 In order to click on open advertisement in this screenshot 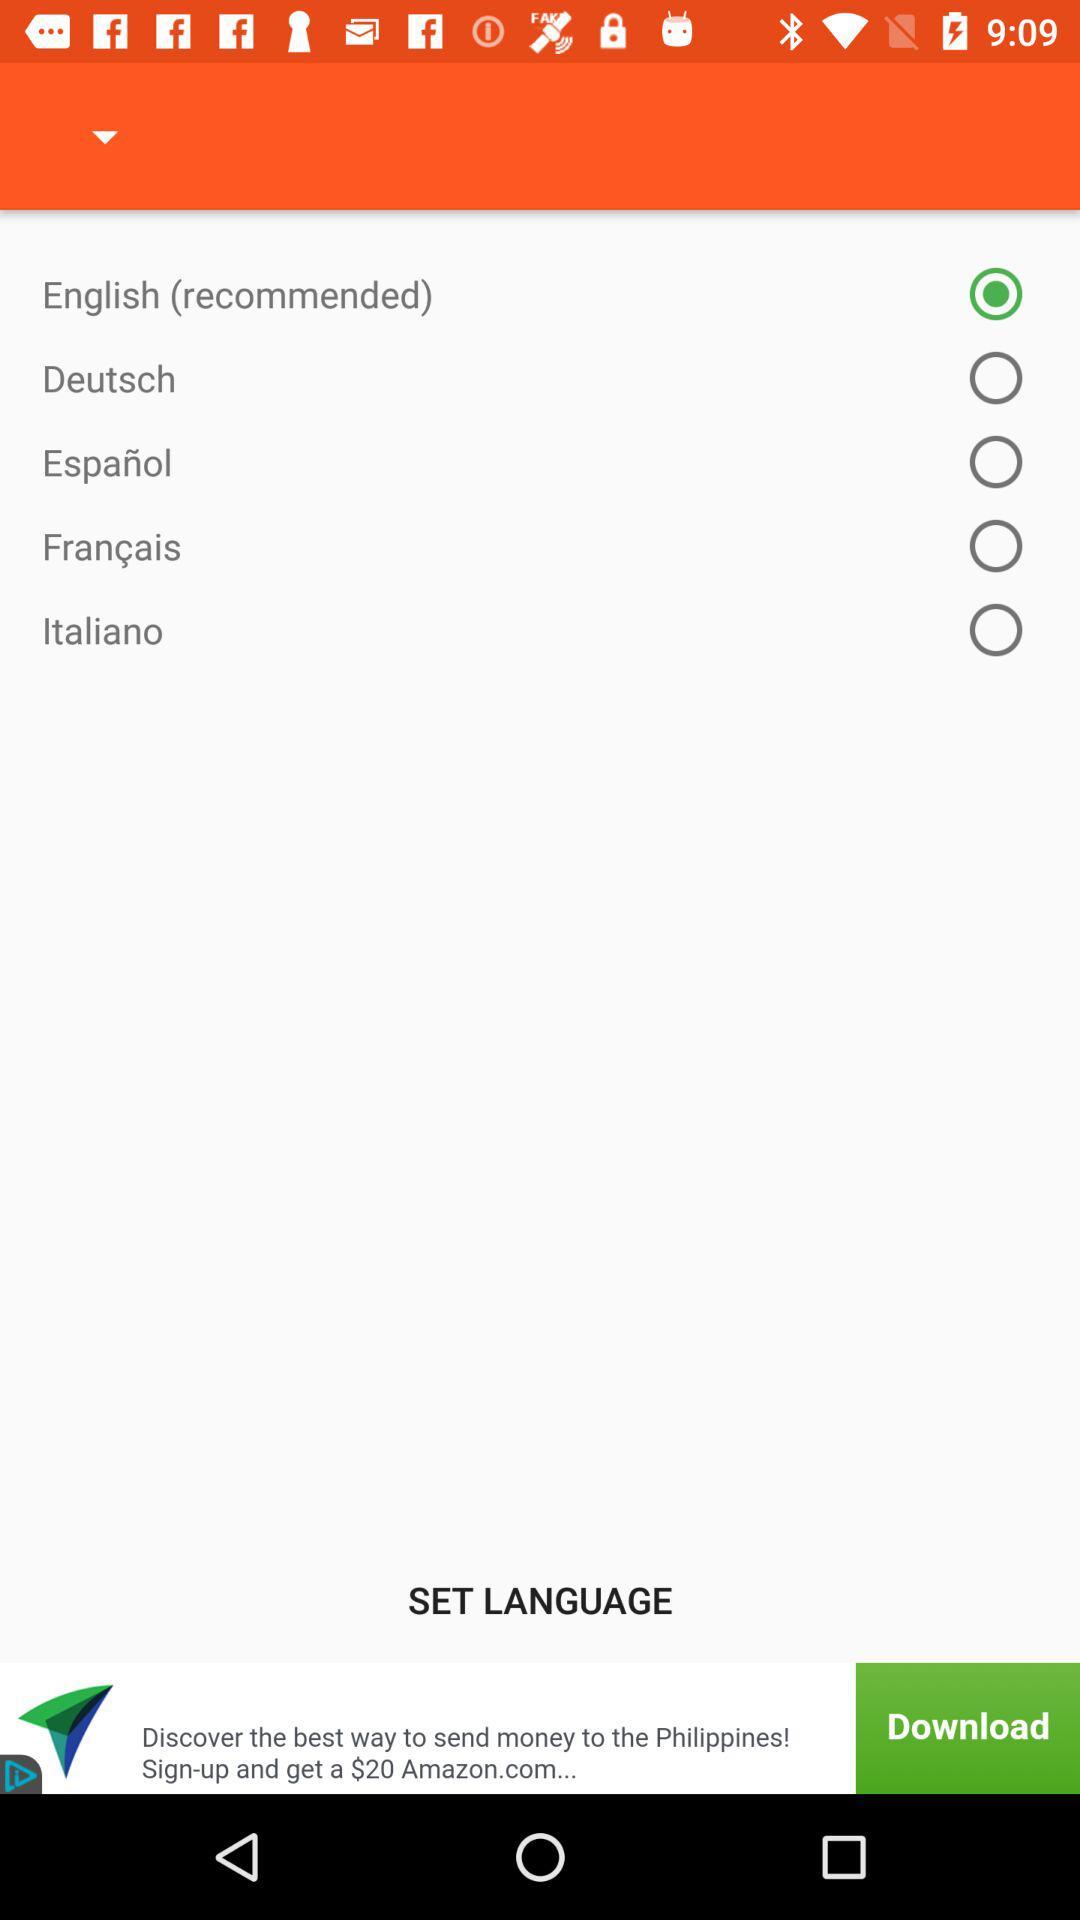, I will do `click(540, 1727)`.